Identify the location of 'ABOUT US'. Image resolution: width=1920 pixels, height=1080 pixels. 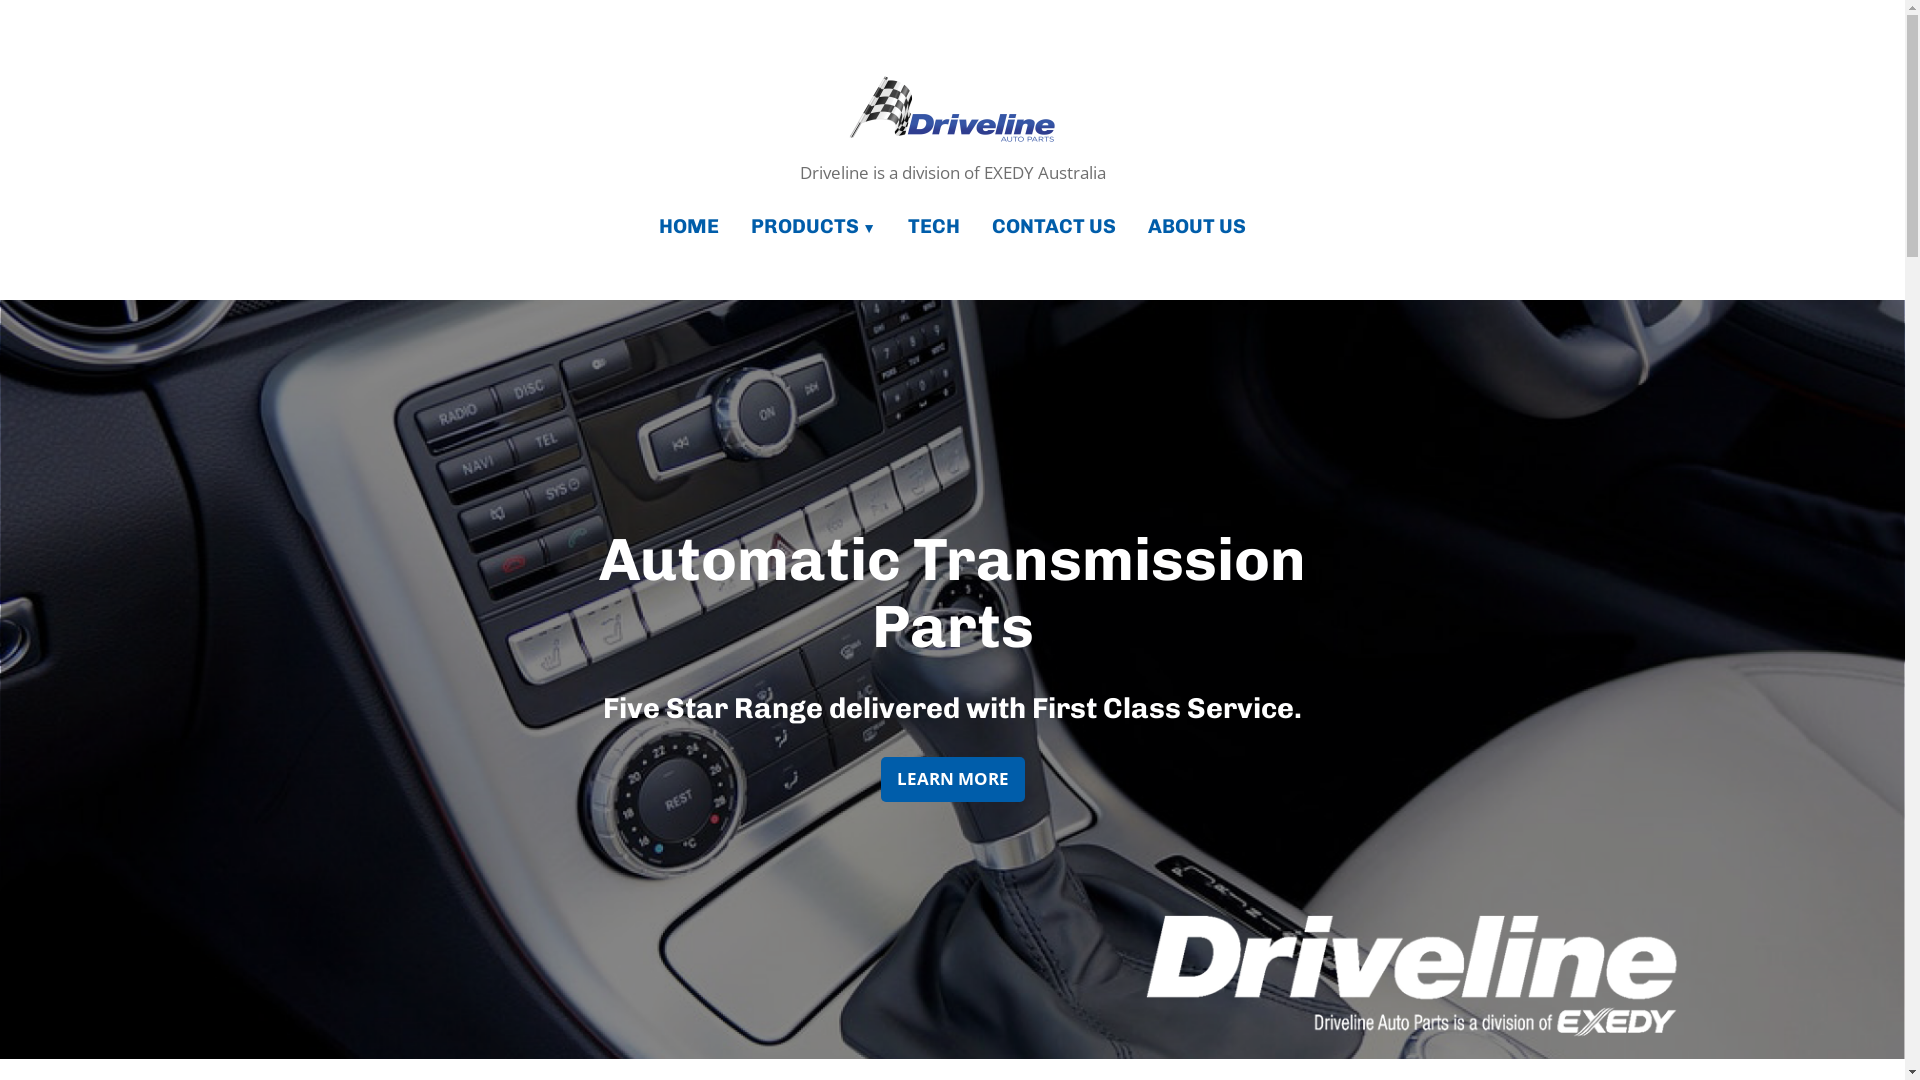
(1132, 226).